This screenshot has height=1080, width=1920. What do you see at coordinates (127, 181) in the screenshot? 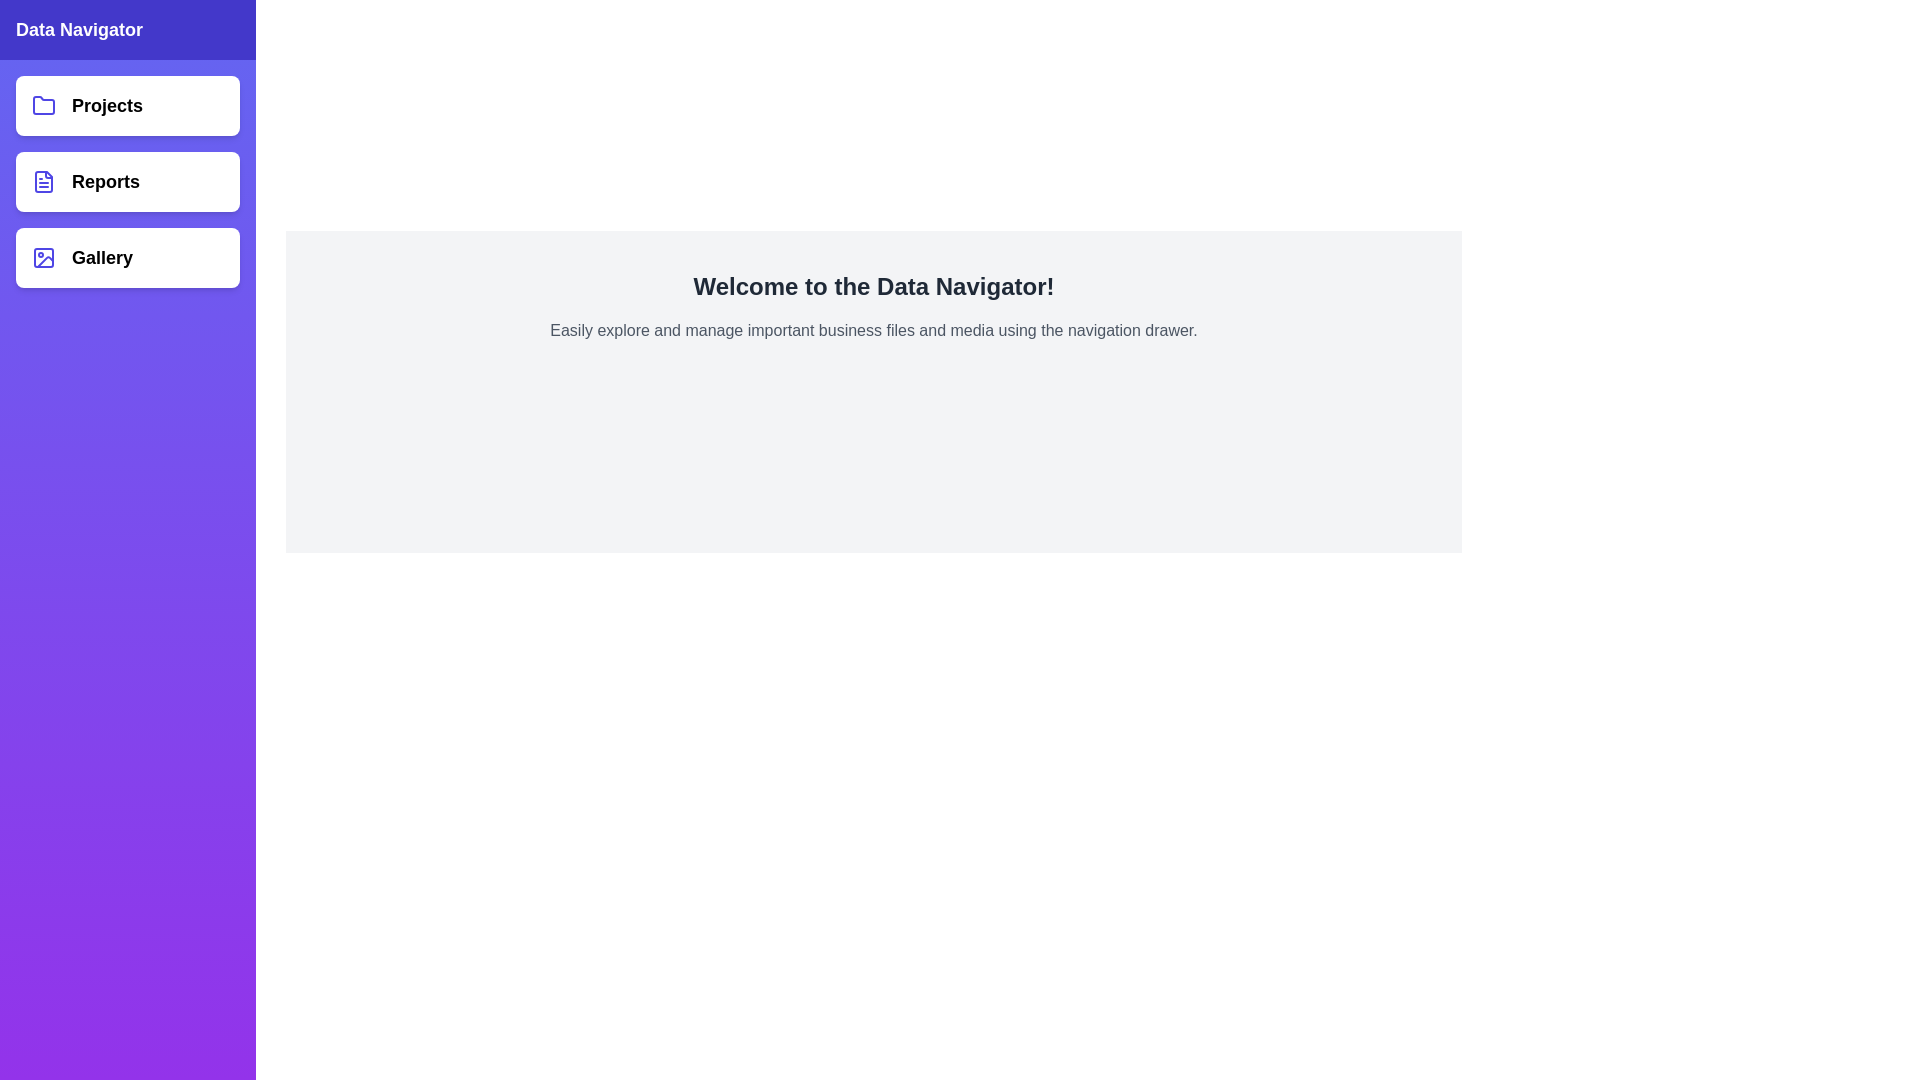
I see `the navigation item Reports to observe visual feedback` at bounding box center [127, 181].